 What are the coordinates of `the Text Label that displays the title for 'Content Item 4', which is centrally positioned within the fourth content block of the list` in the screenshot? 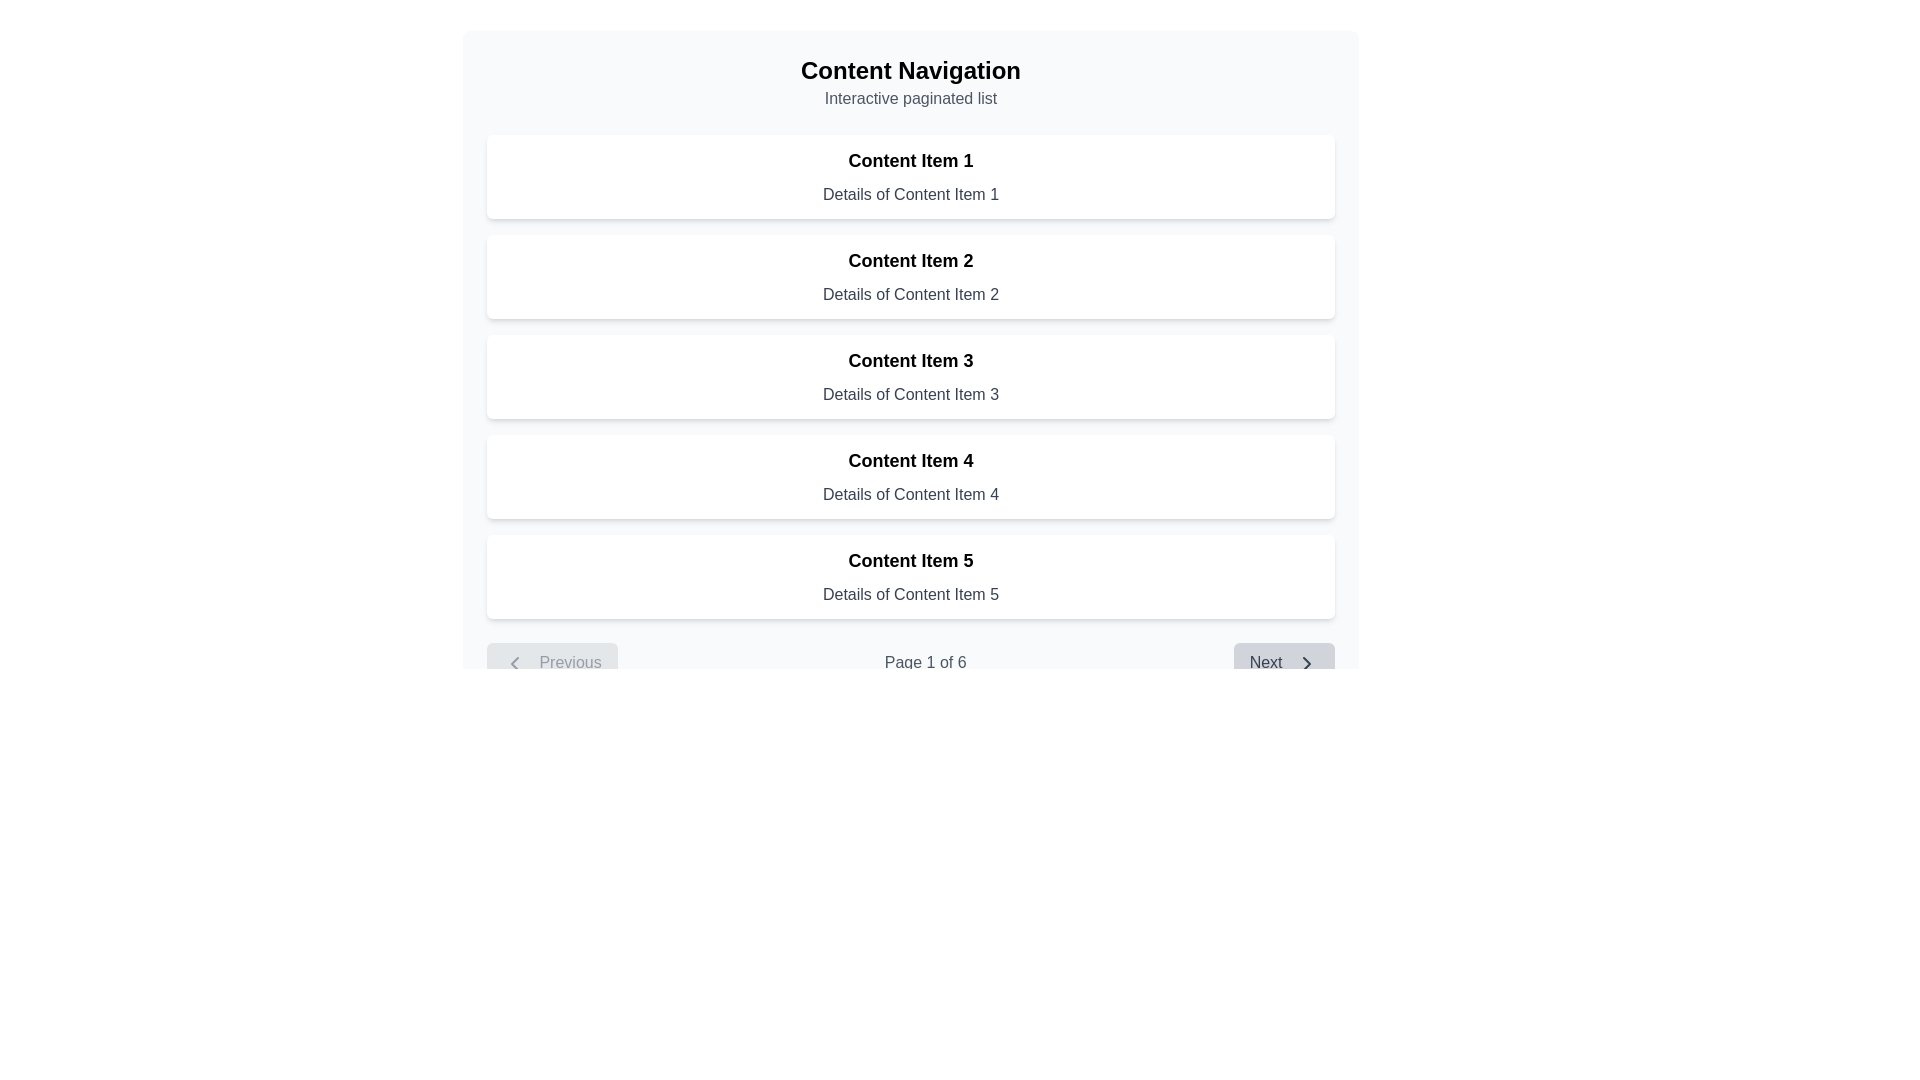 It's located at (910, 461).